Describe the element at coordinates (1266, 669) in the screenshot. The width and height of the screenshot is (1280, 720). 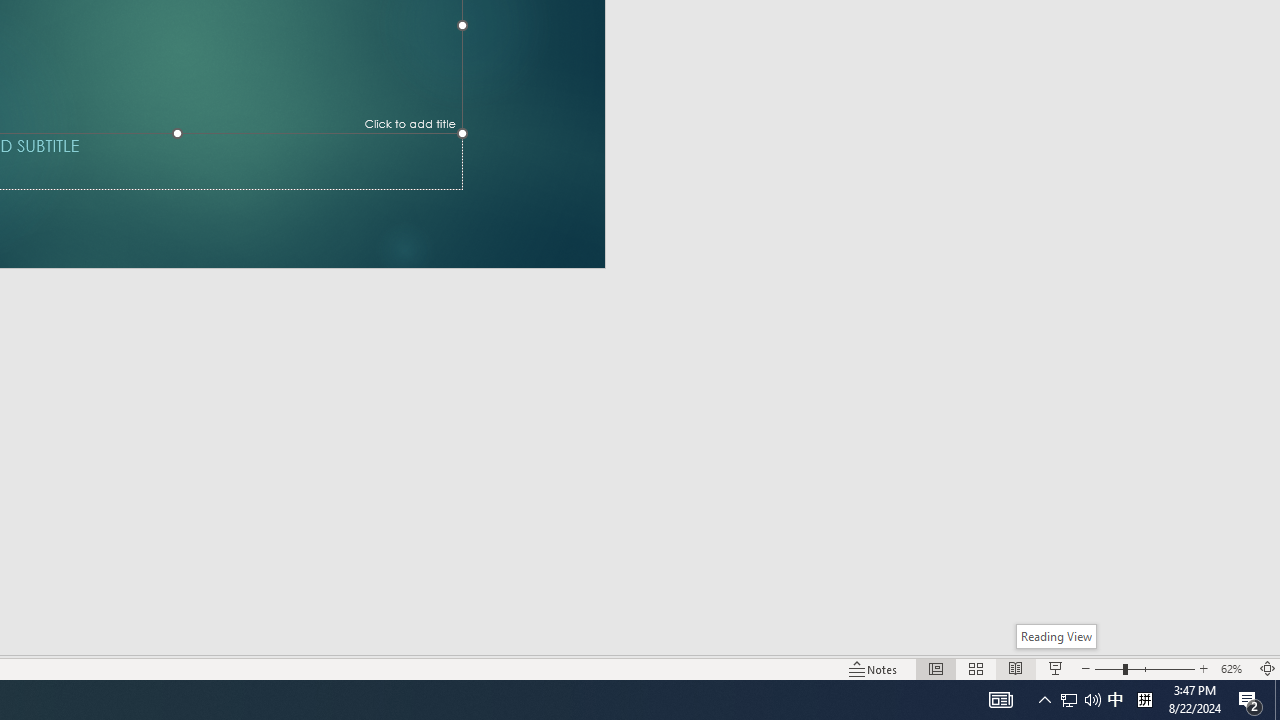
I see `'Zoom to Fit '` at that location.